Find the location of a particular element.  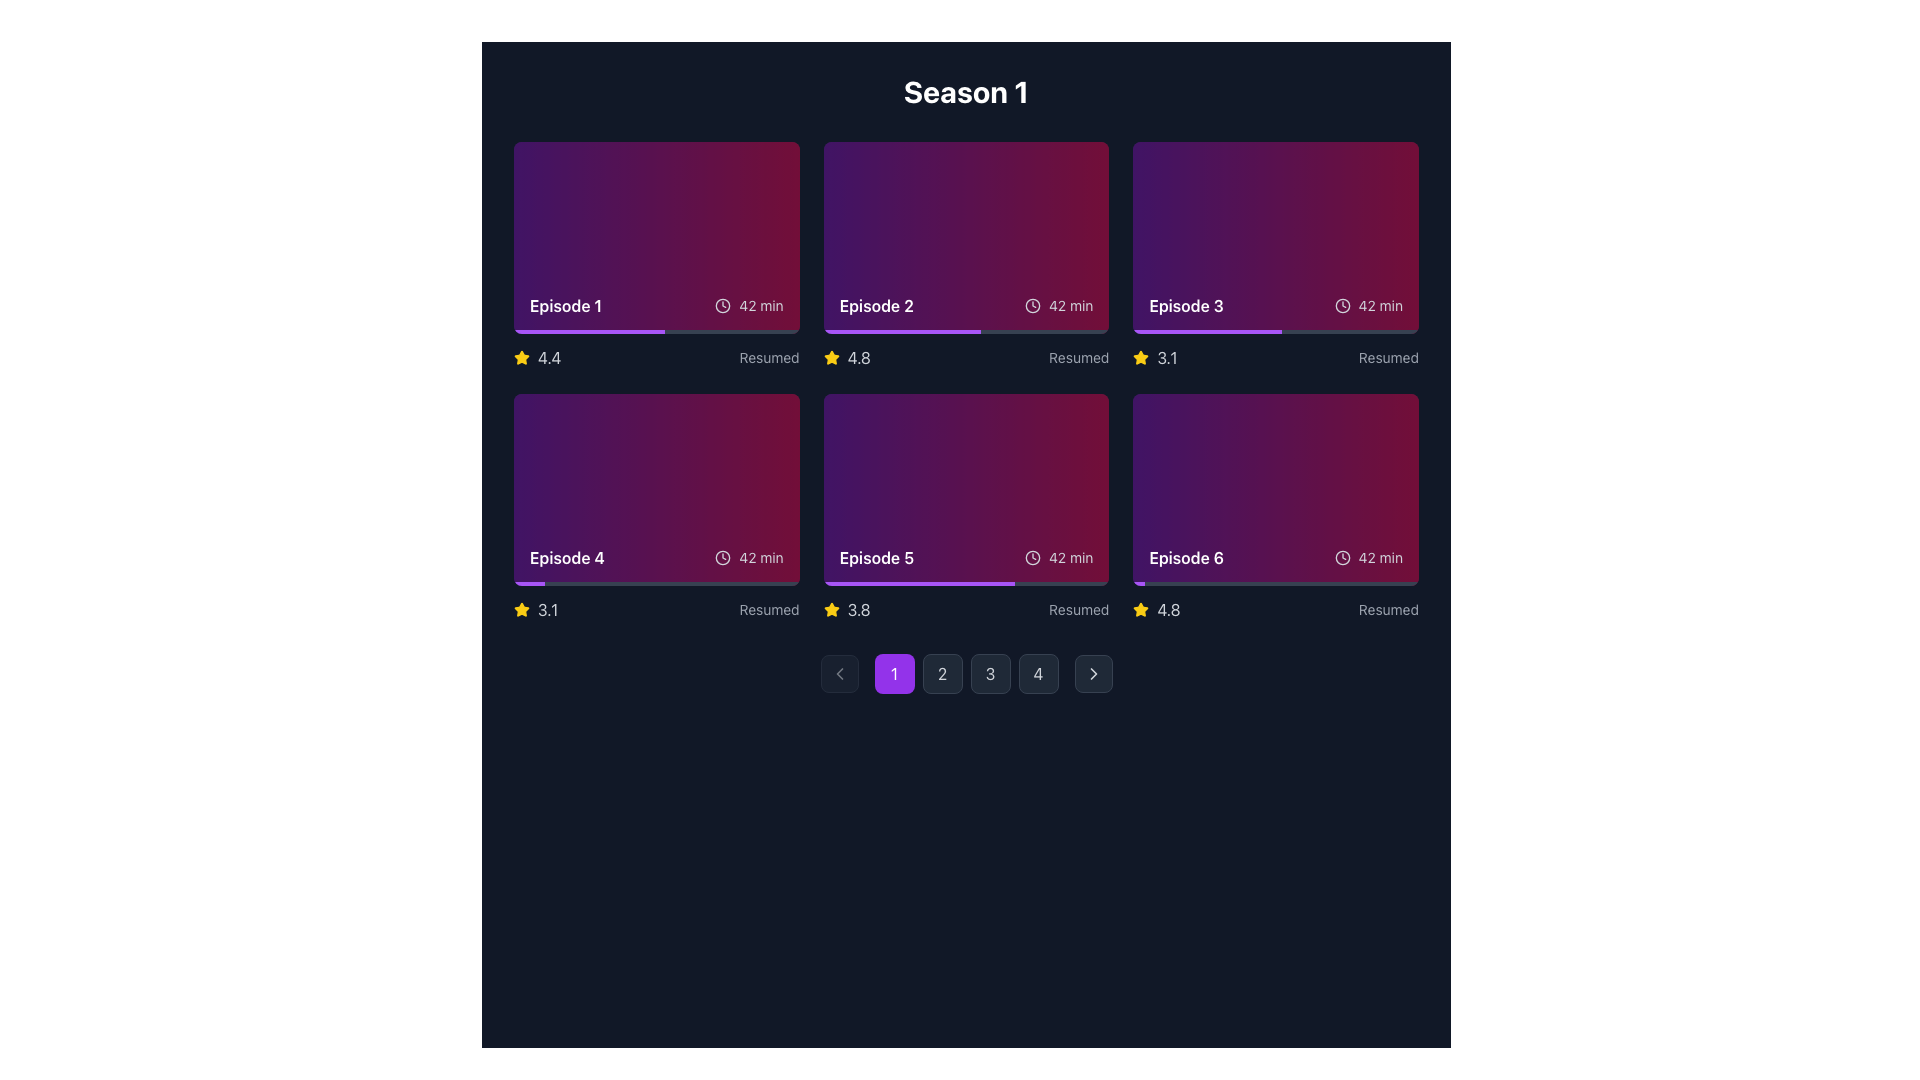

the star icon that visually represents the rating score for the episode associated with 'Episode 3', located in the second row, first column of the series season layout is located at coordinates (1141, 357).